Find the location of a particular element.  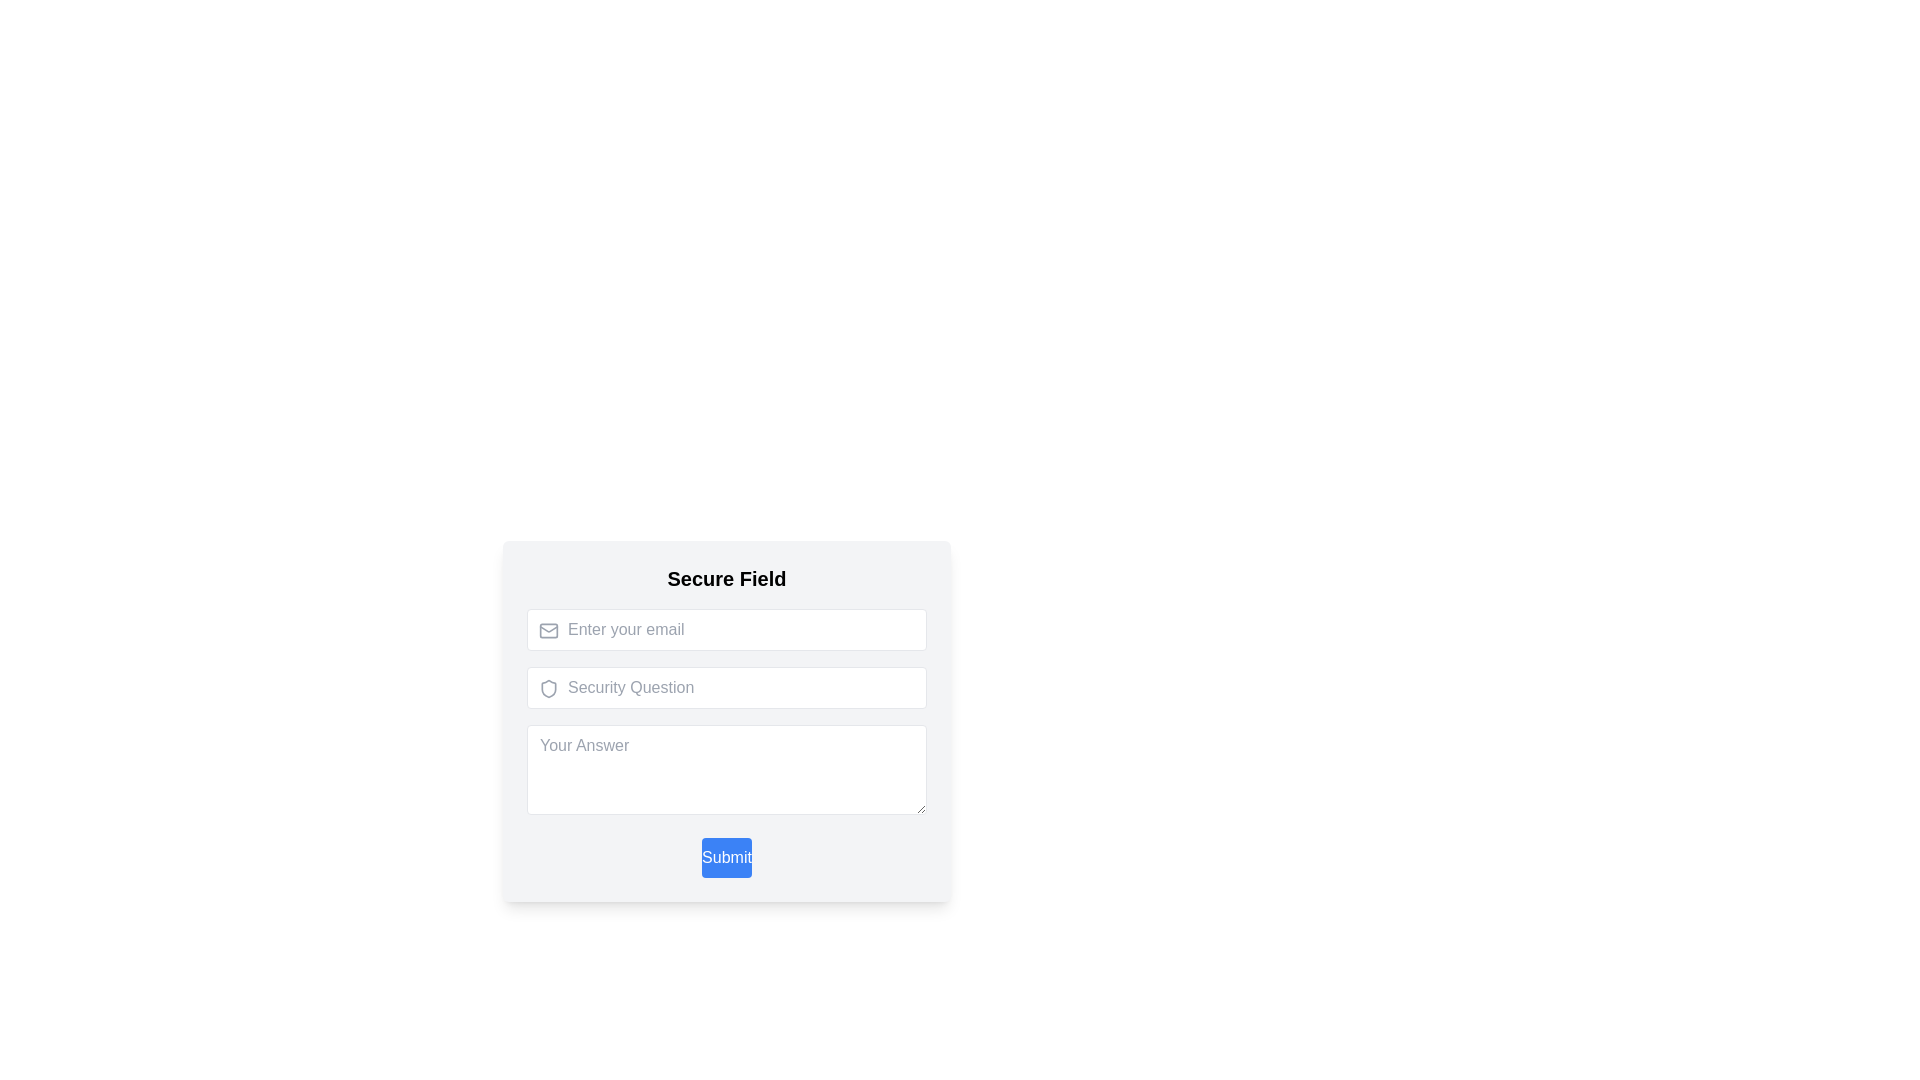

the inner rectangle of the mail icon, which is part of the background design for the email input field is located at coordinates (548, 631).